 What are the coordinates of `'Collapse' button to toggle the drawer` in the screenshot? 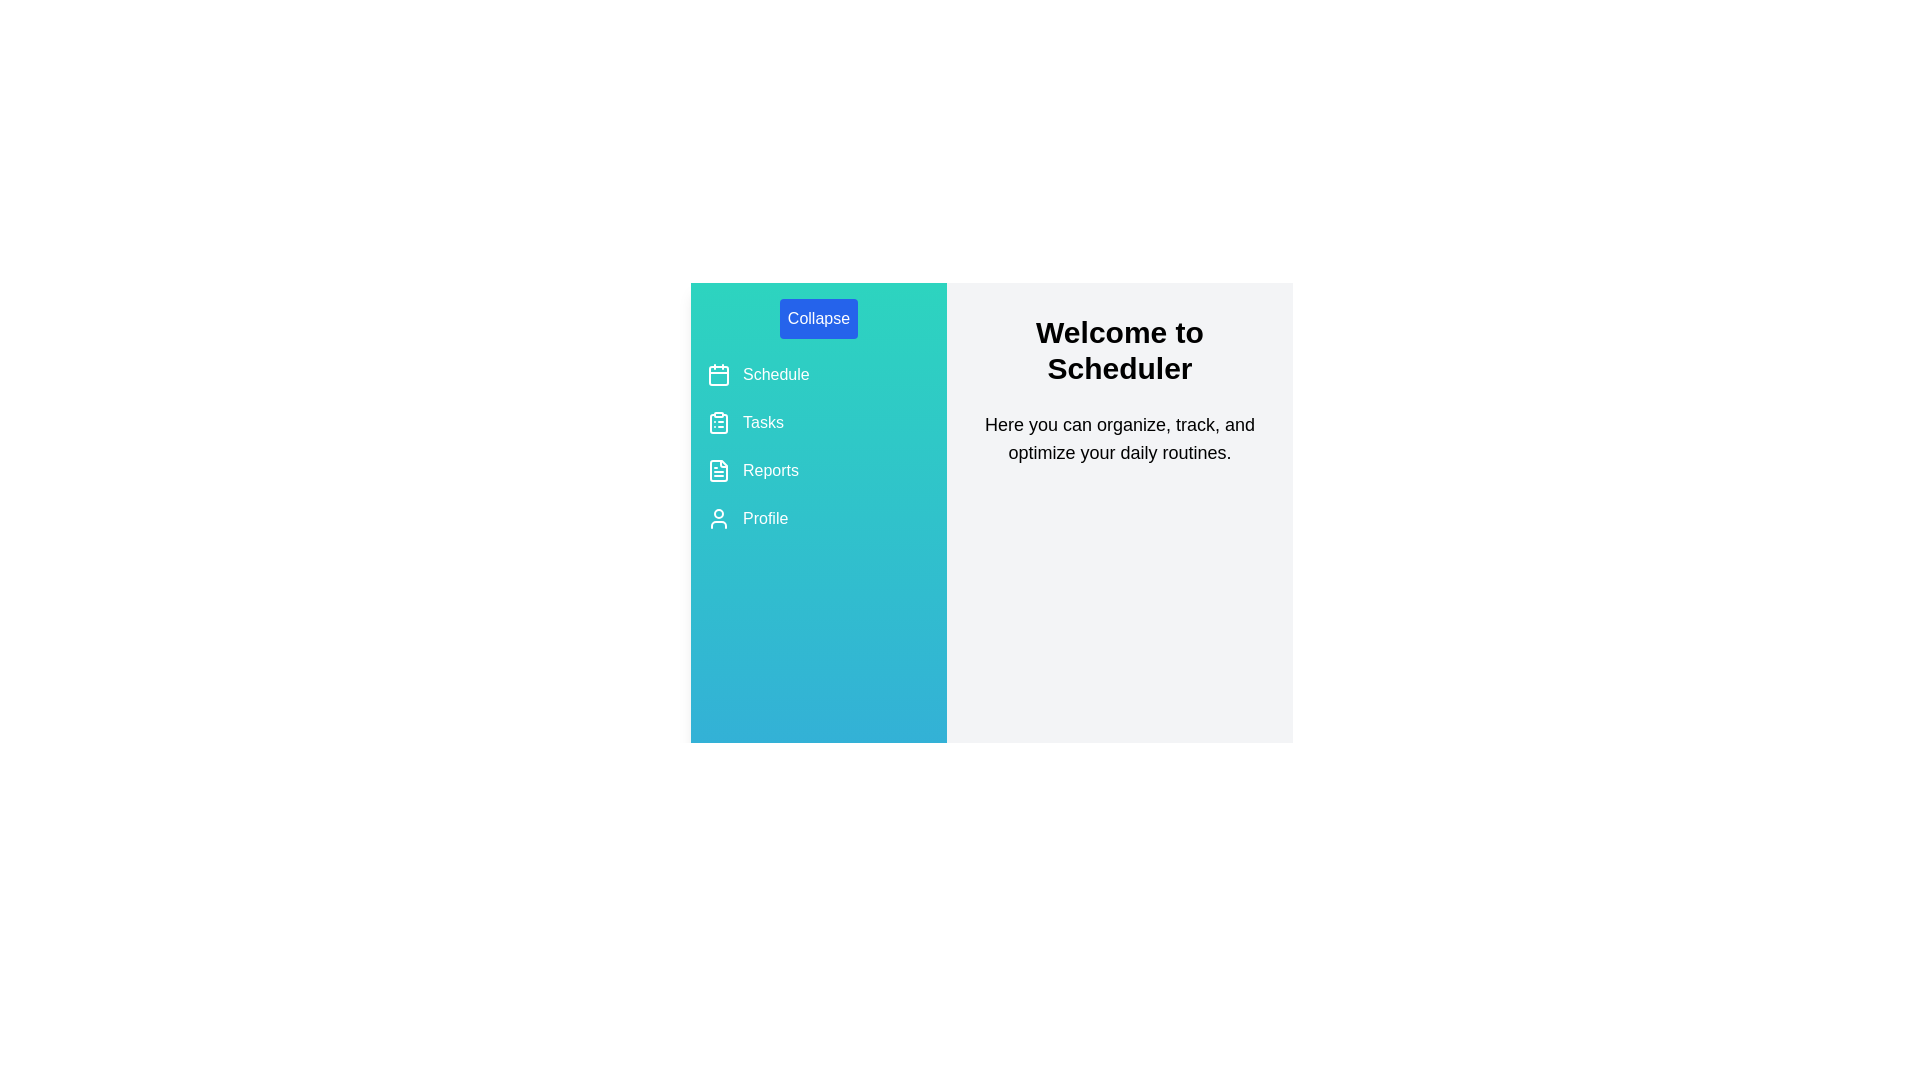 It's located at (819, 318).